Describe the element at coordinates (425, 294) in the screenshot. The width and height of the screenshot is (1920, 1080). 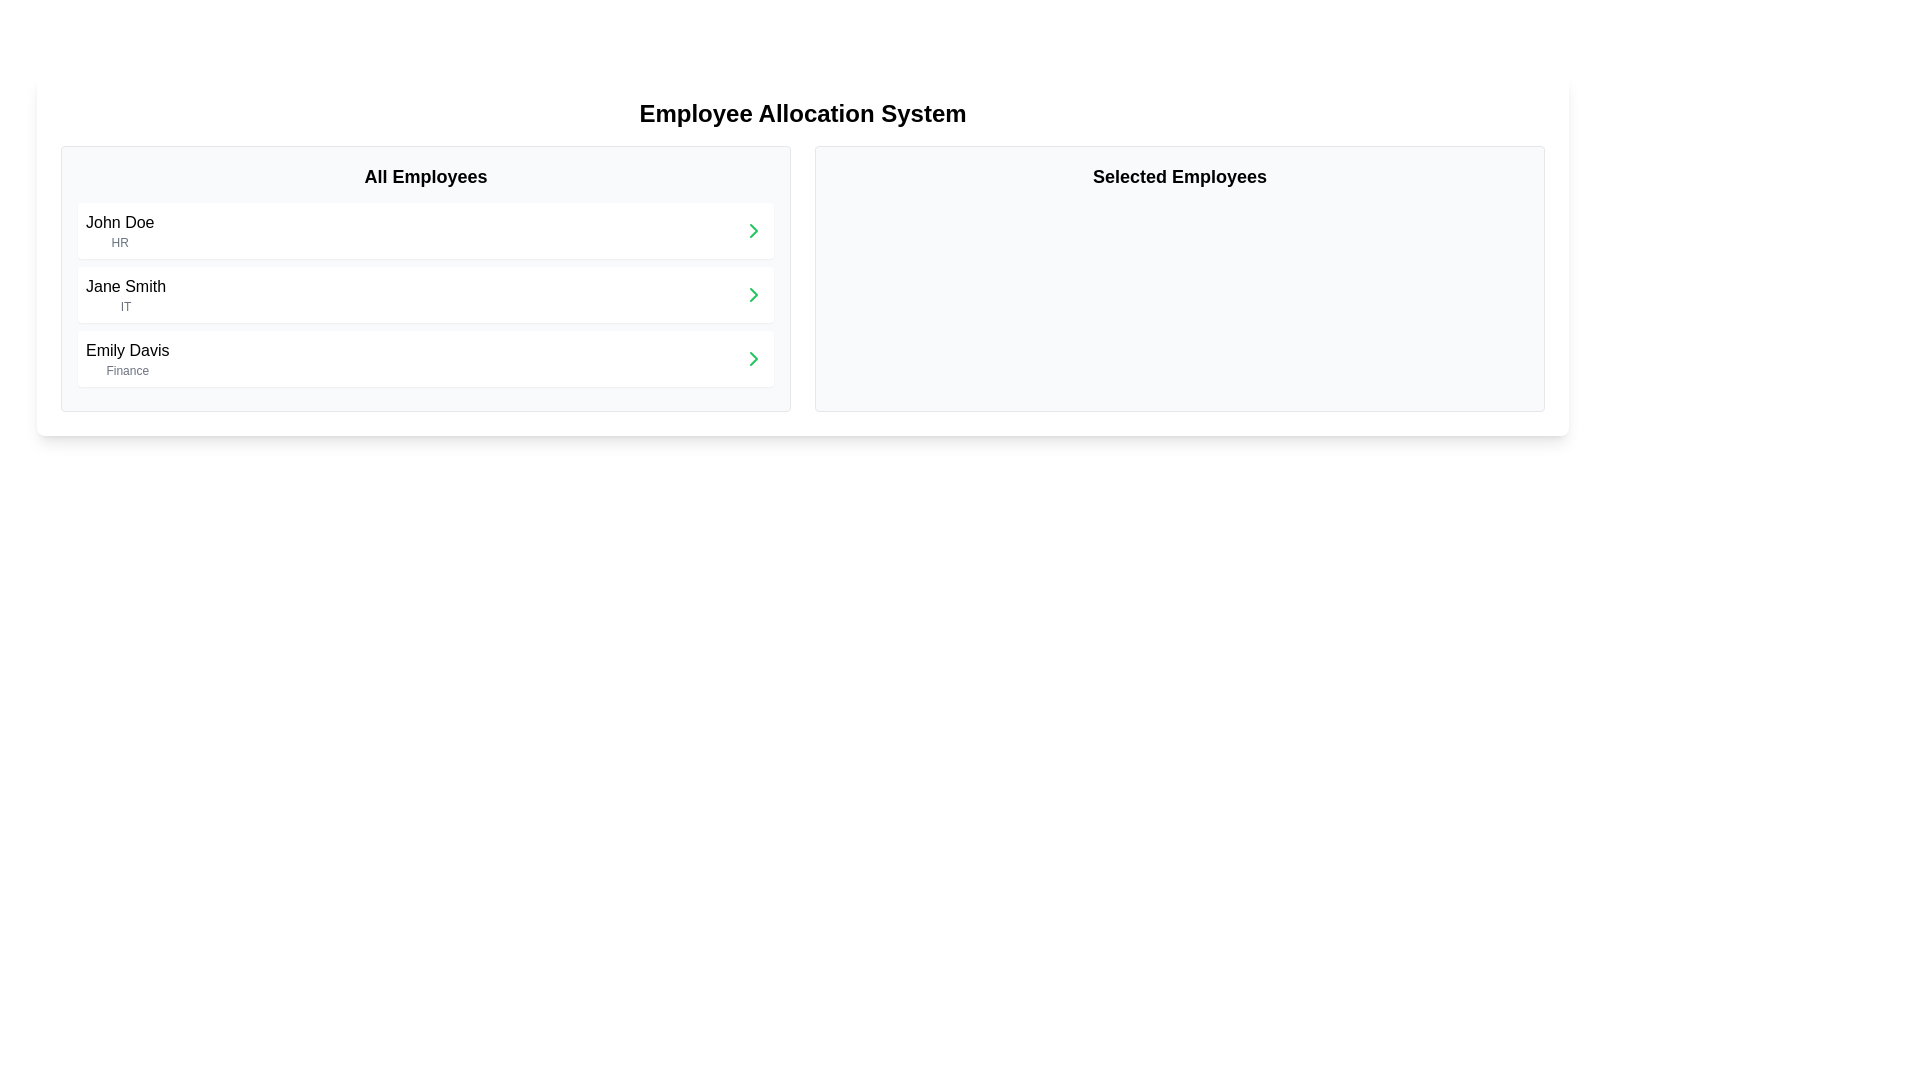
I see `the list item containing 'Jane Smith' in the 'All Employees' section` at that location.